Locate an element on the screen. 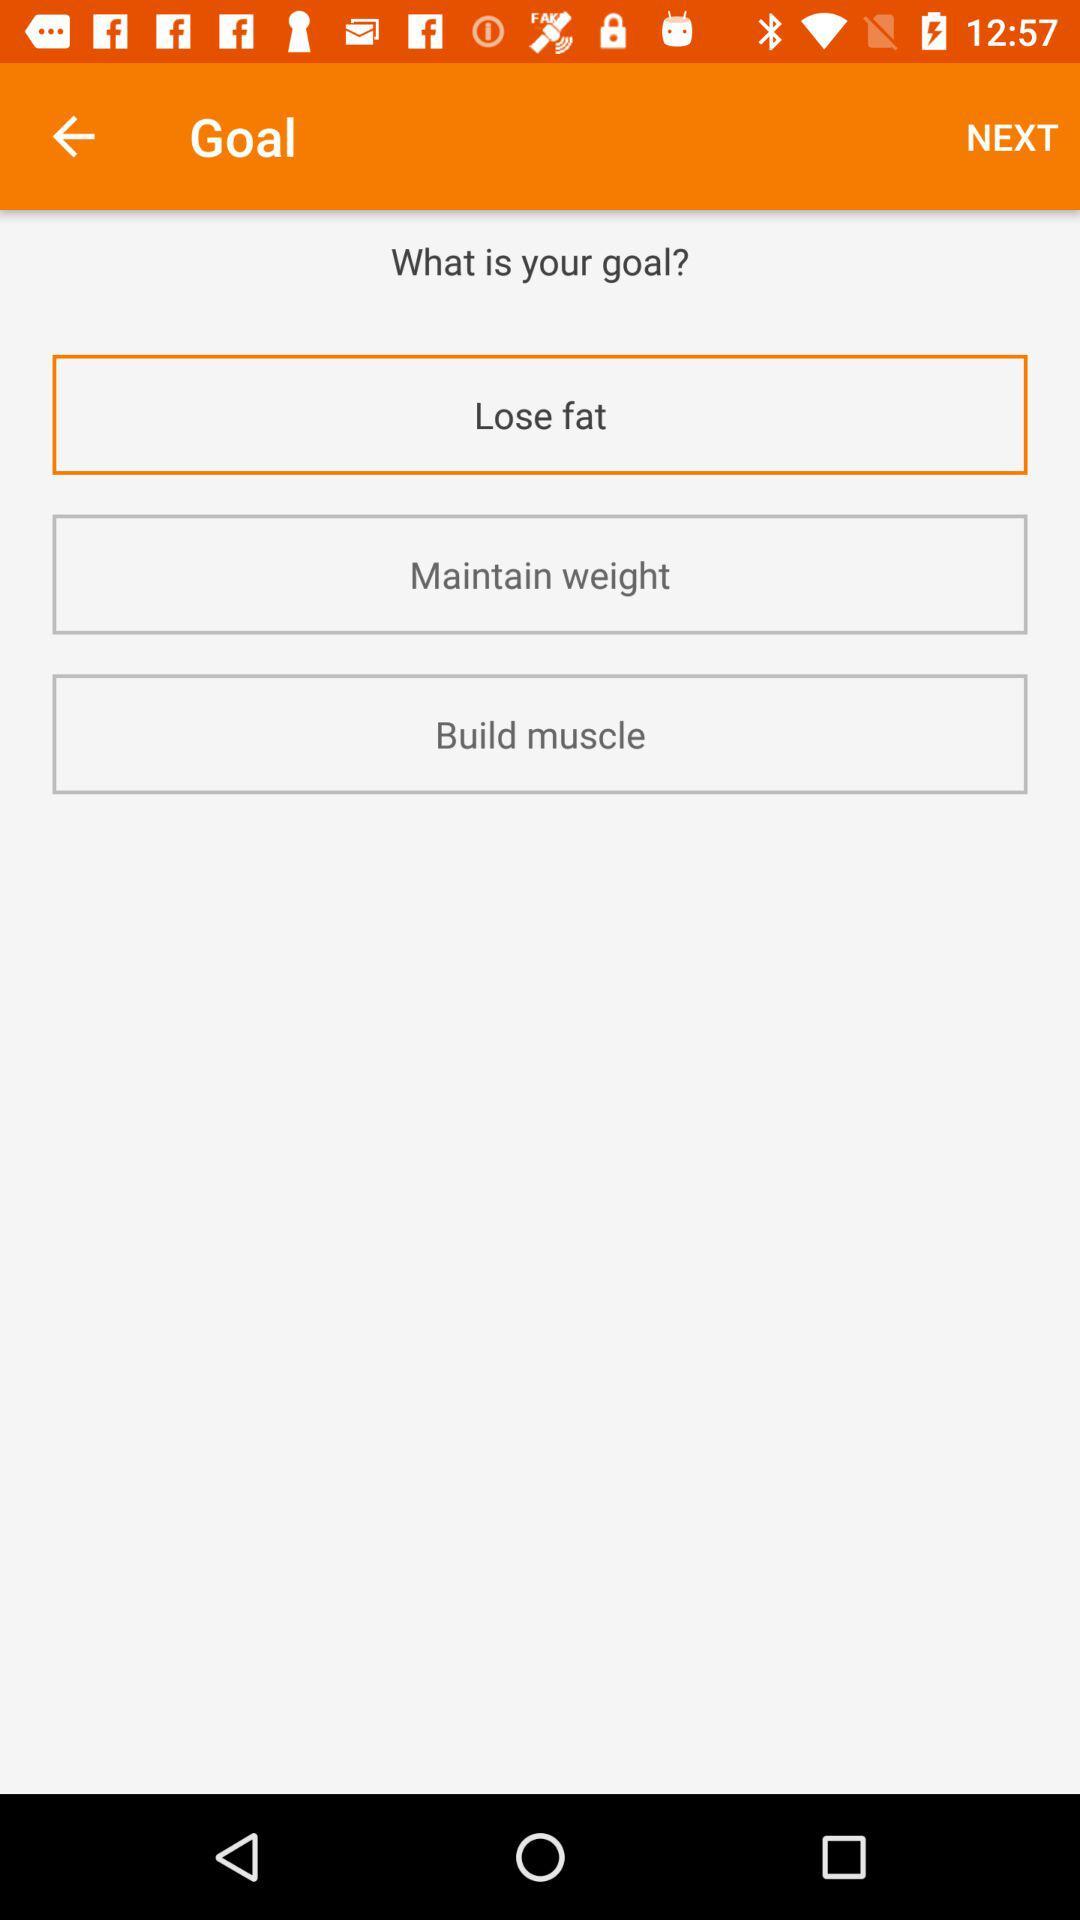 The image size is (1080, 1920). lose fat icon is located at coordinates (540, 413).